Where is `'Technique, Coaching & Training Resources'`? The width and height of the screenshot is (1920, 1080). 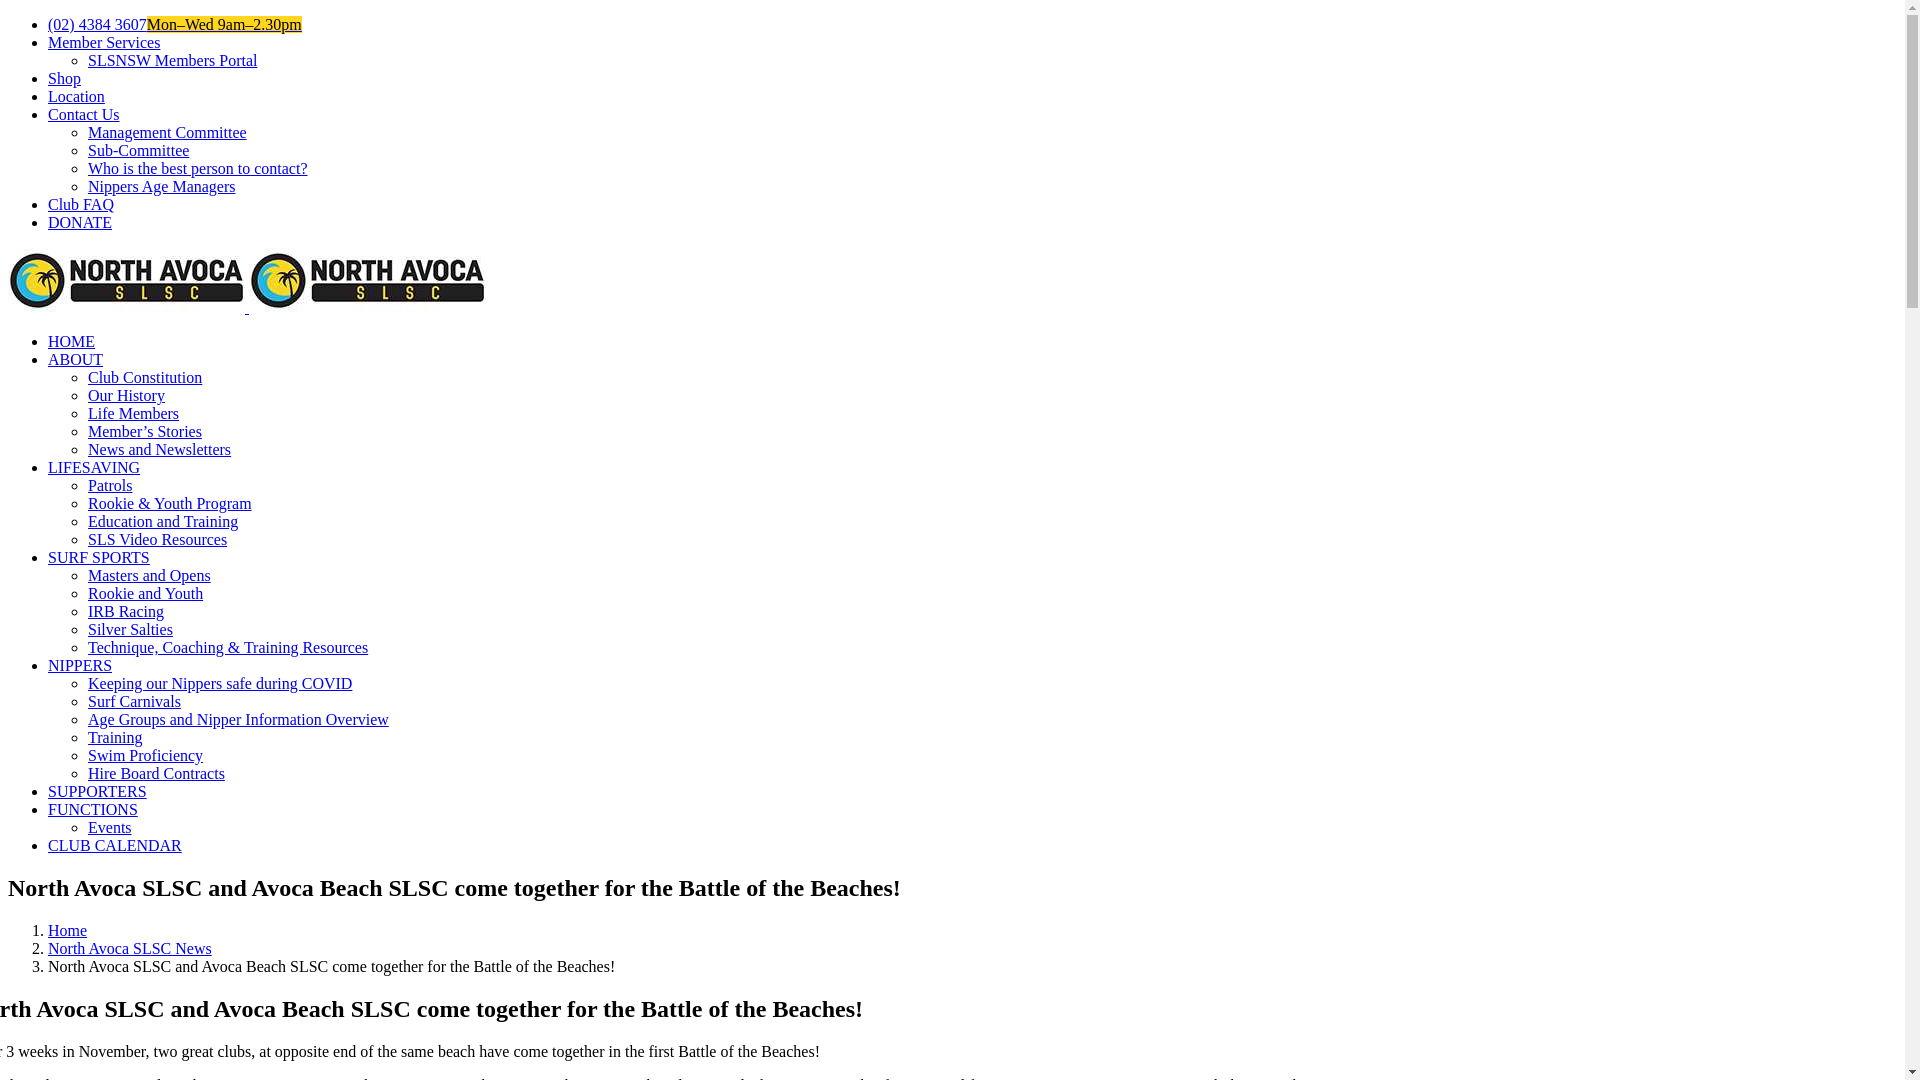 'Technique, Coaching & Training Resources' is located at coordinates (228, 647).